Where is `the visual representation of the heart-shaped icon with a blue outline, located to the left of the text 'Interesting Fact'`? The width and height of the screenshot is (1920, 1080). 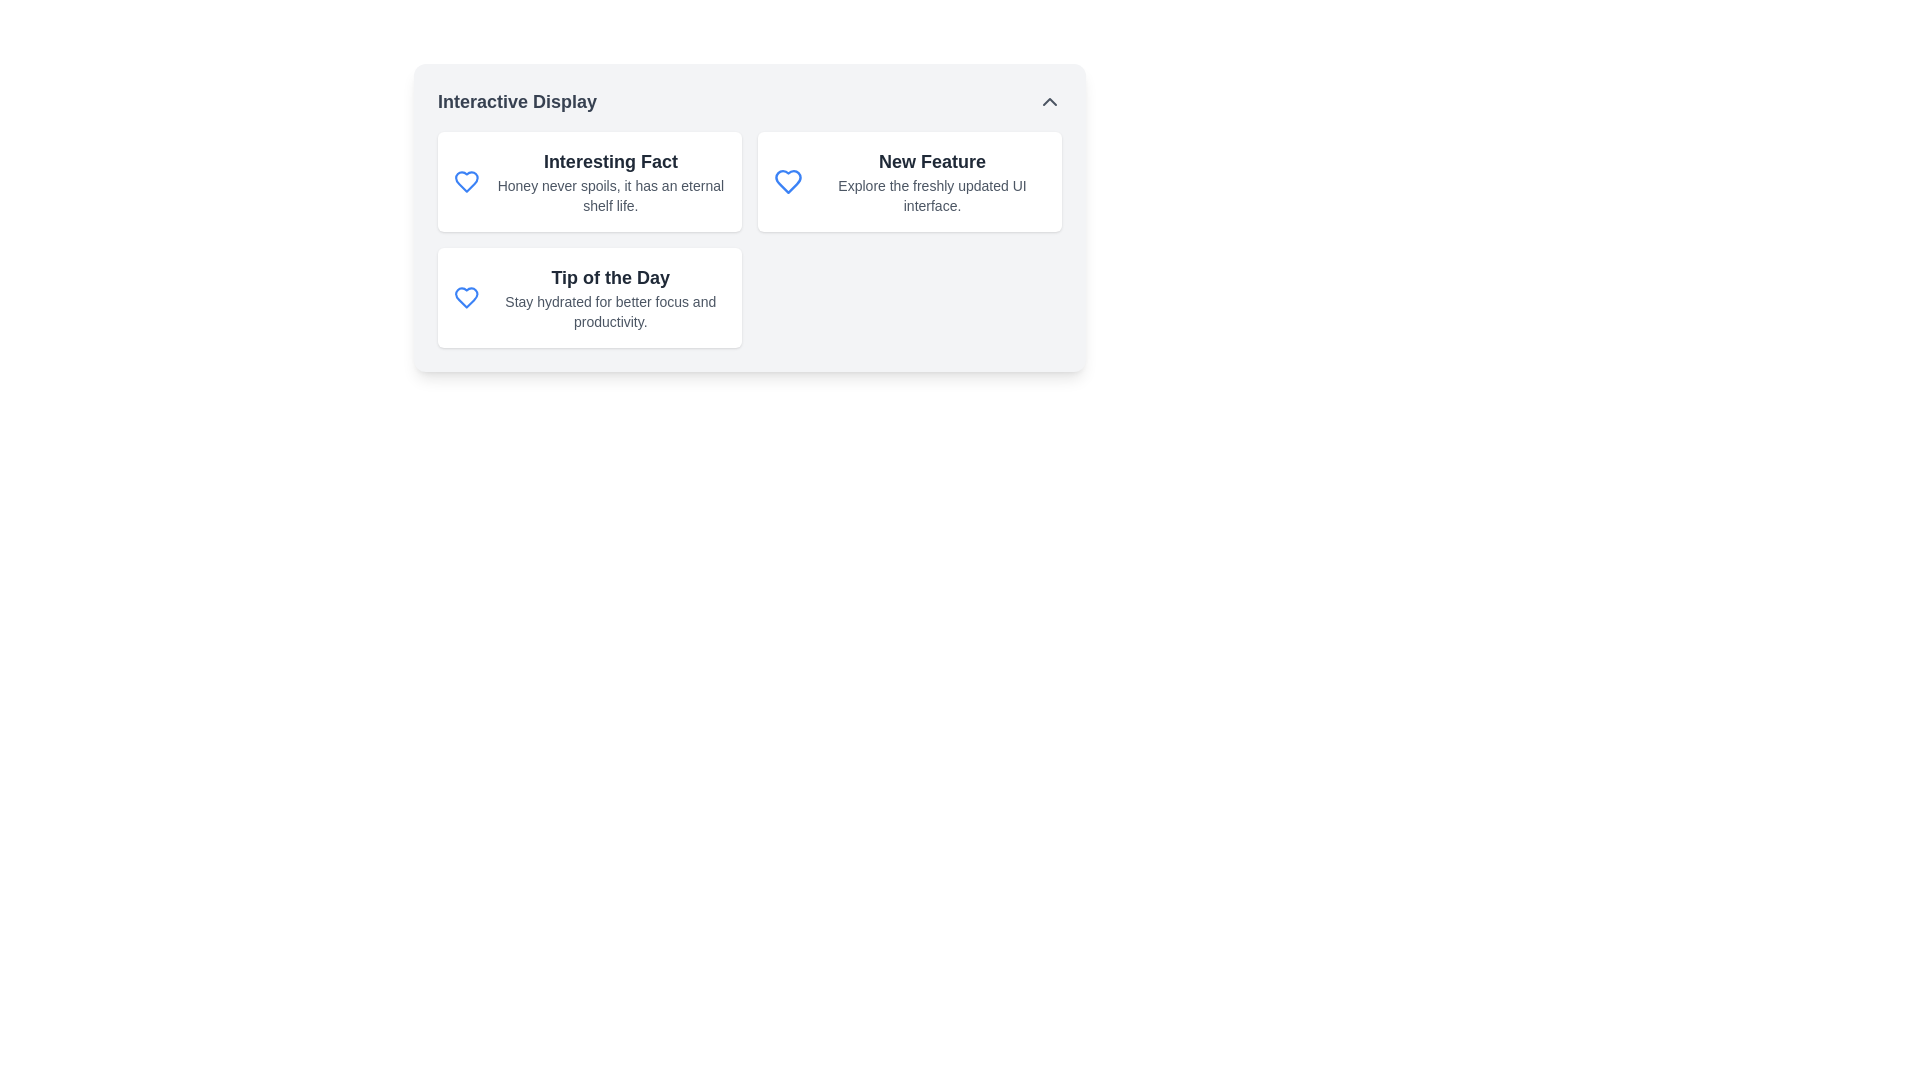
the visual representation of the heart-shaped icon with a blue outline, located to the left of the text 'Interesting Fact' is located at coordinates (465, 181).